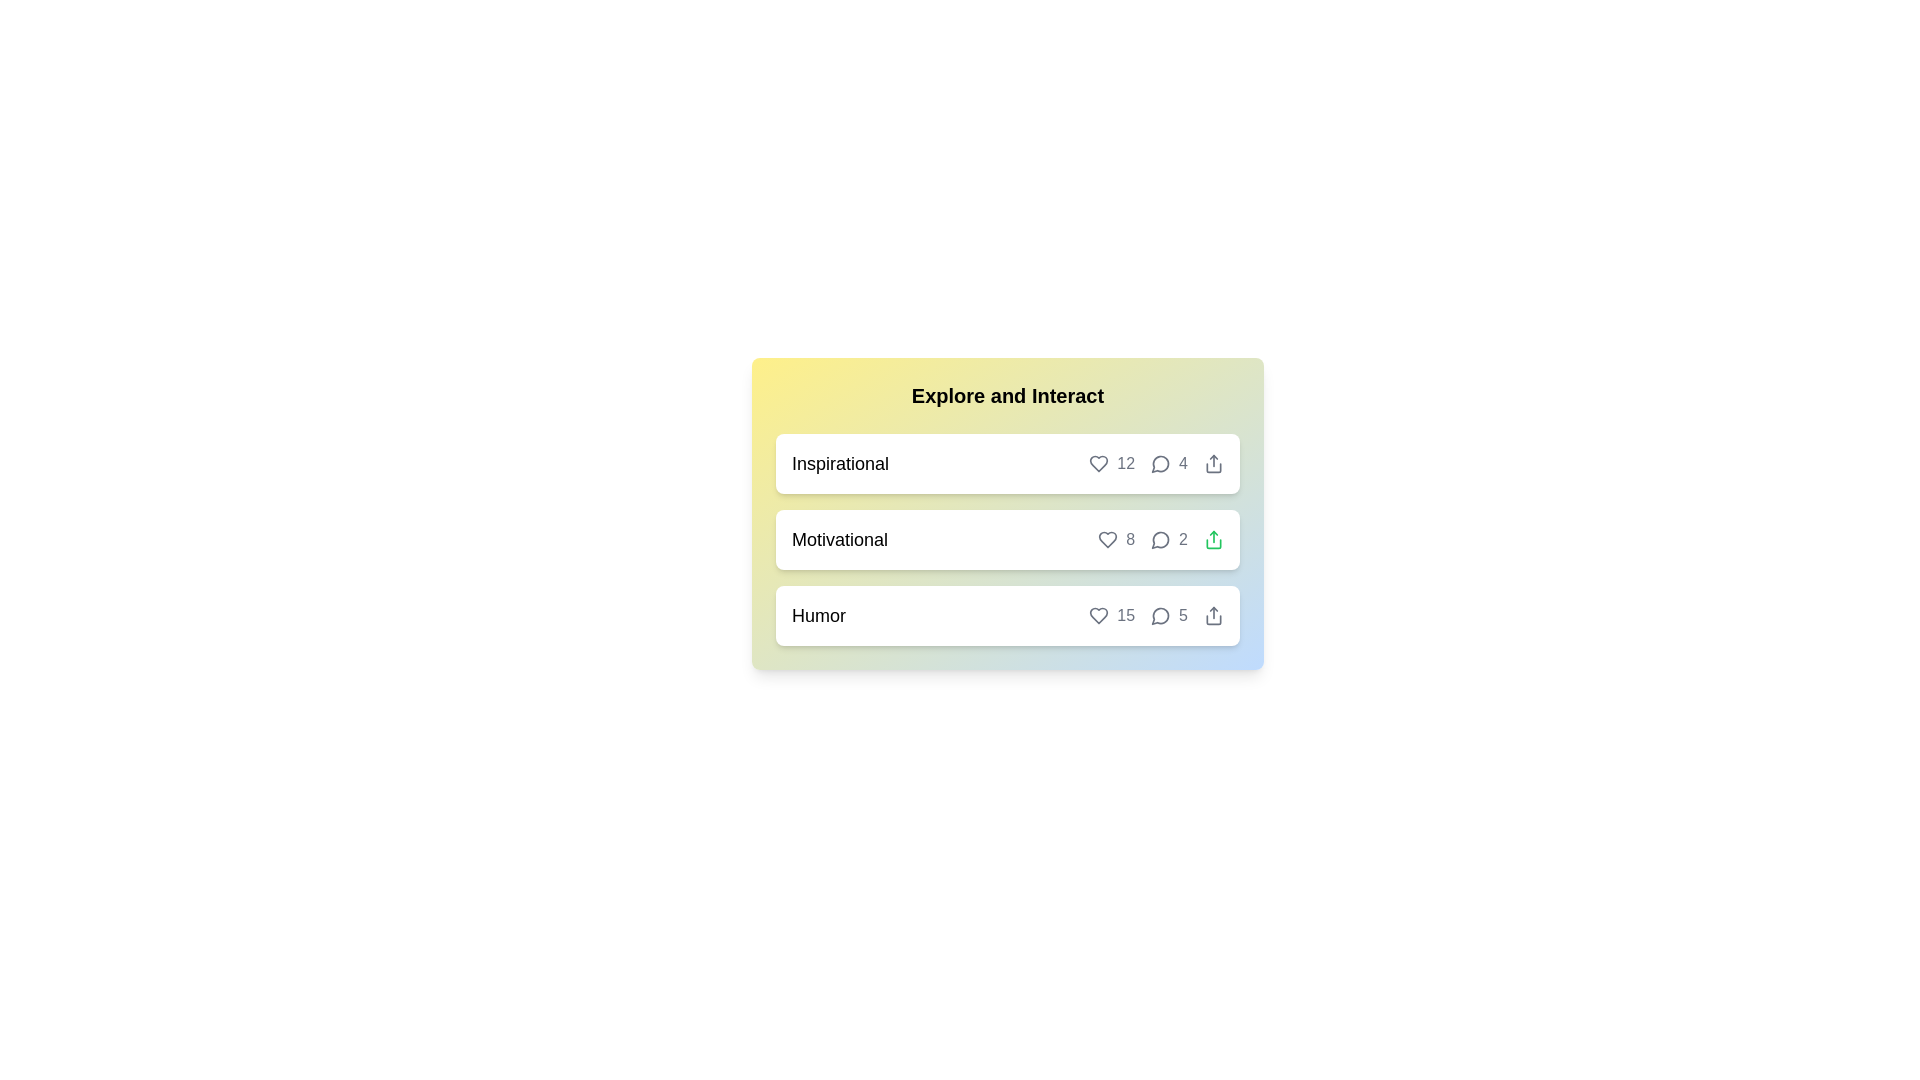 The image size is (1920, 1080). Describe the element at coordinates (1213, 463) in the screenshot. I see `the 'share' button for the chip labeled Inspirational` at that location.